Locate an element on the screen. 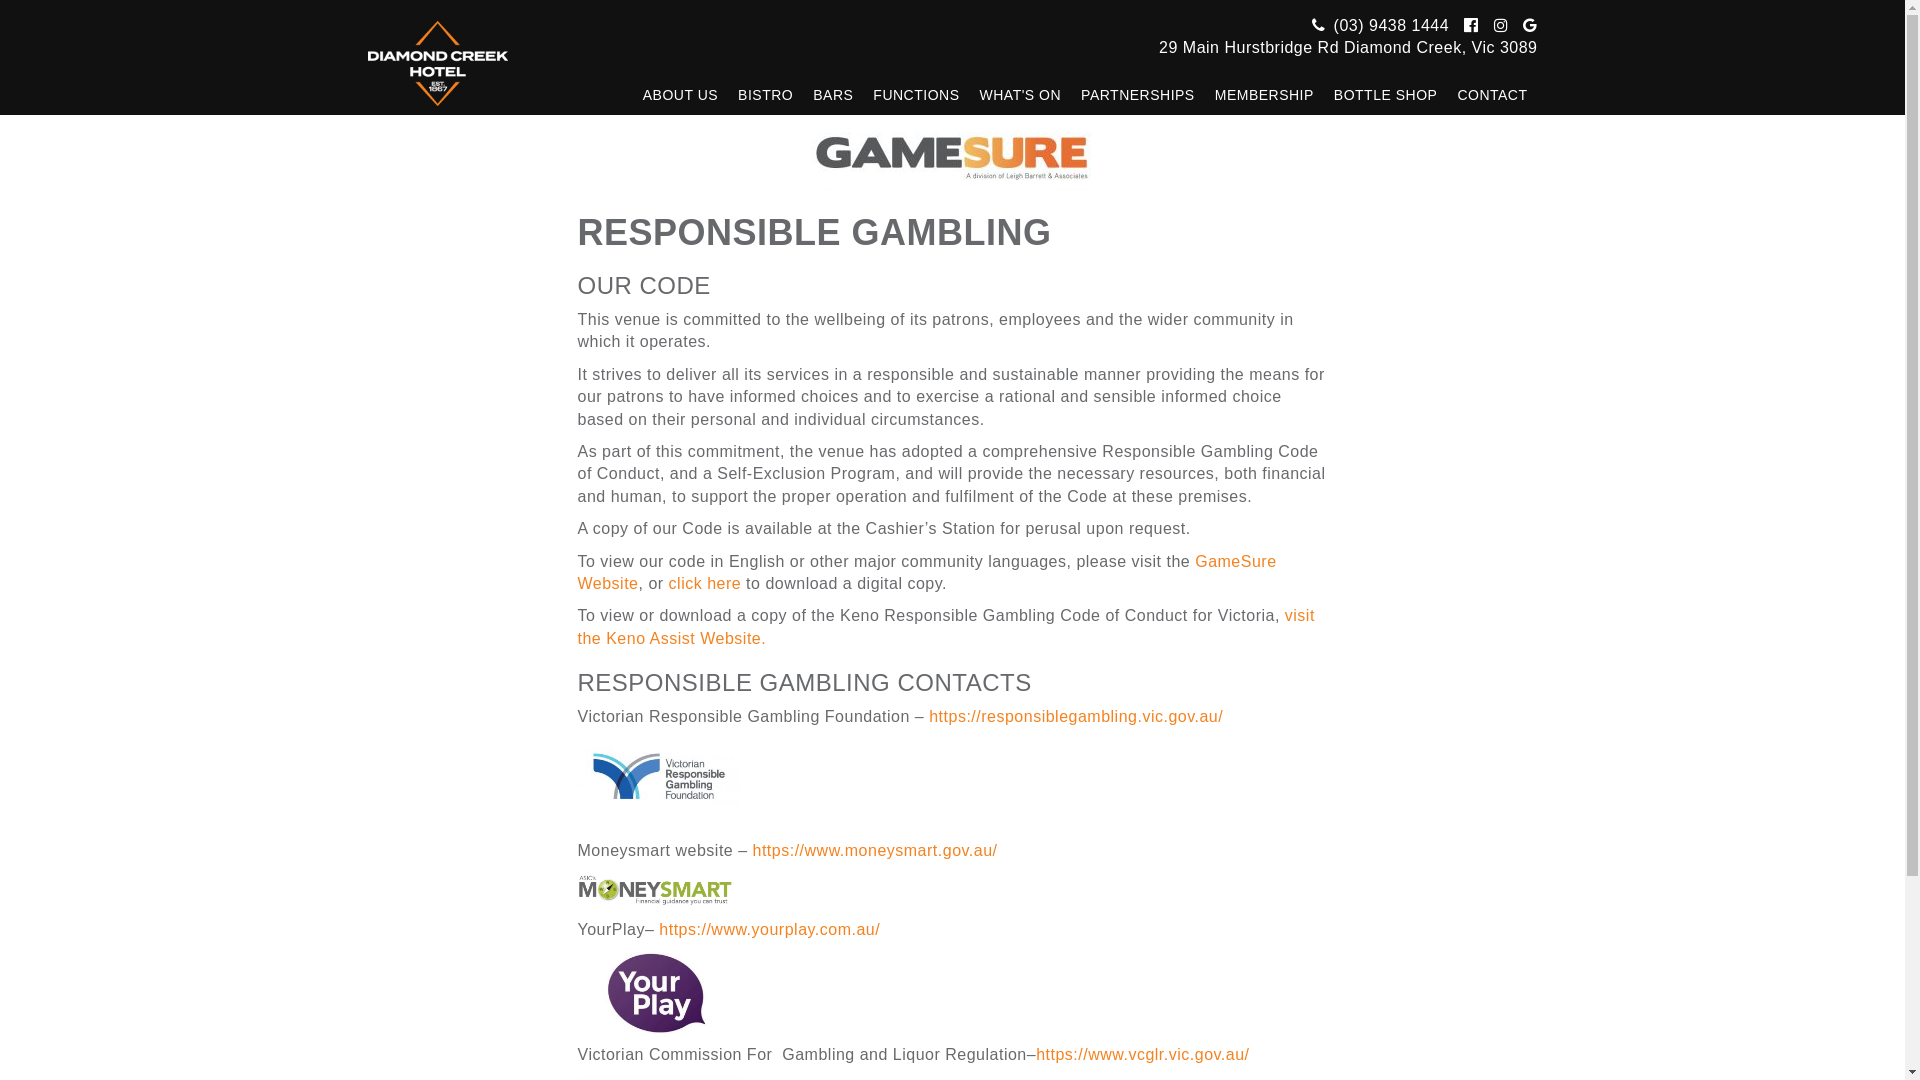 Image resolution: width=1920 pixels, height=1080 pixels. 'FUNCTIONS' is located at coordinates (915, 95).